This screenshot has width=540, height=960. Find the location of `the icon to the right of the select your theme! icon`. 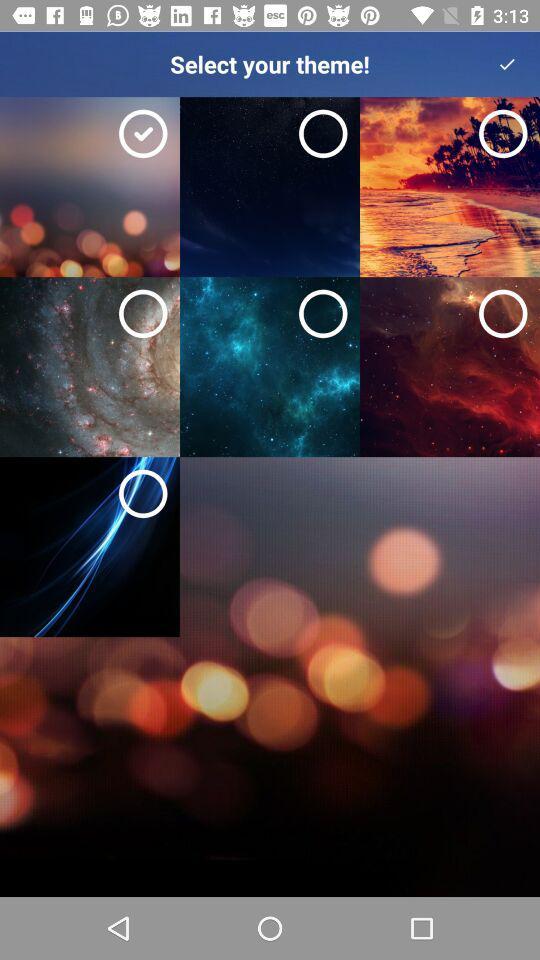

the icon to the right of the select your theme! icon is located at coordinates (507, 64).